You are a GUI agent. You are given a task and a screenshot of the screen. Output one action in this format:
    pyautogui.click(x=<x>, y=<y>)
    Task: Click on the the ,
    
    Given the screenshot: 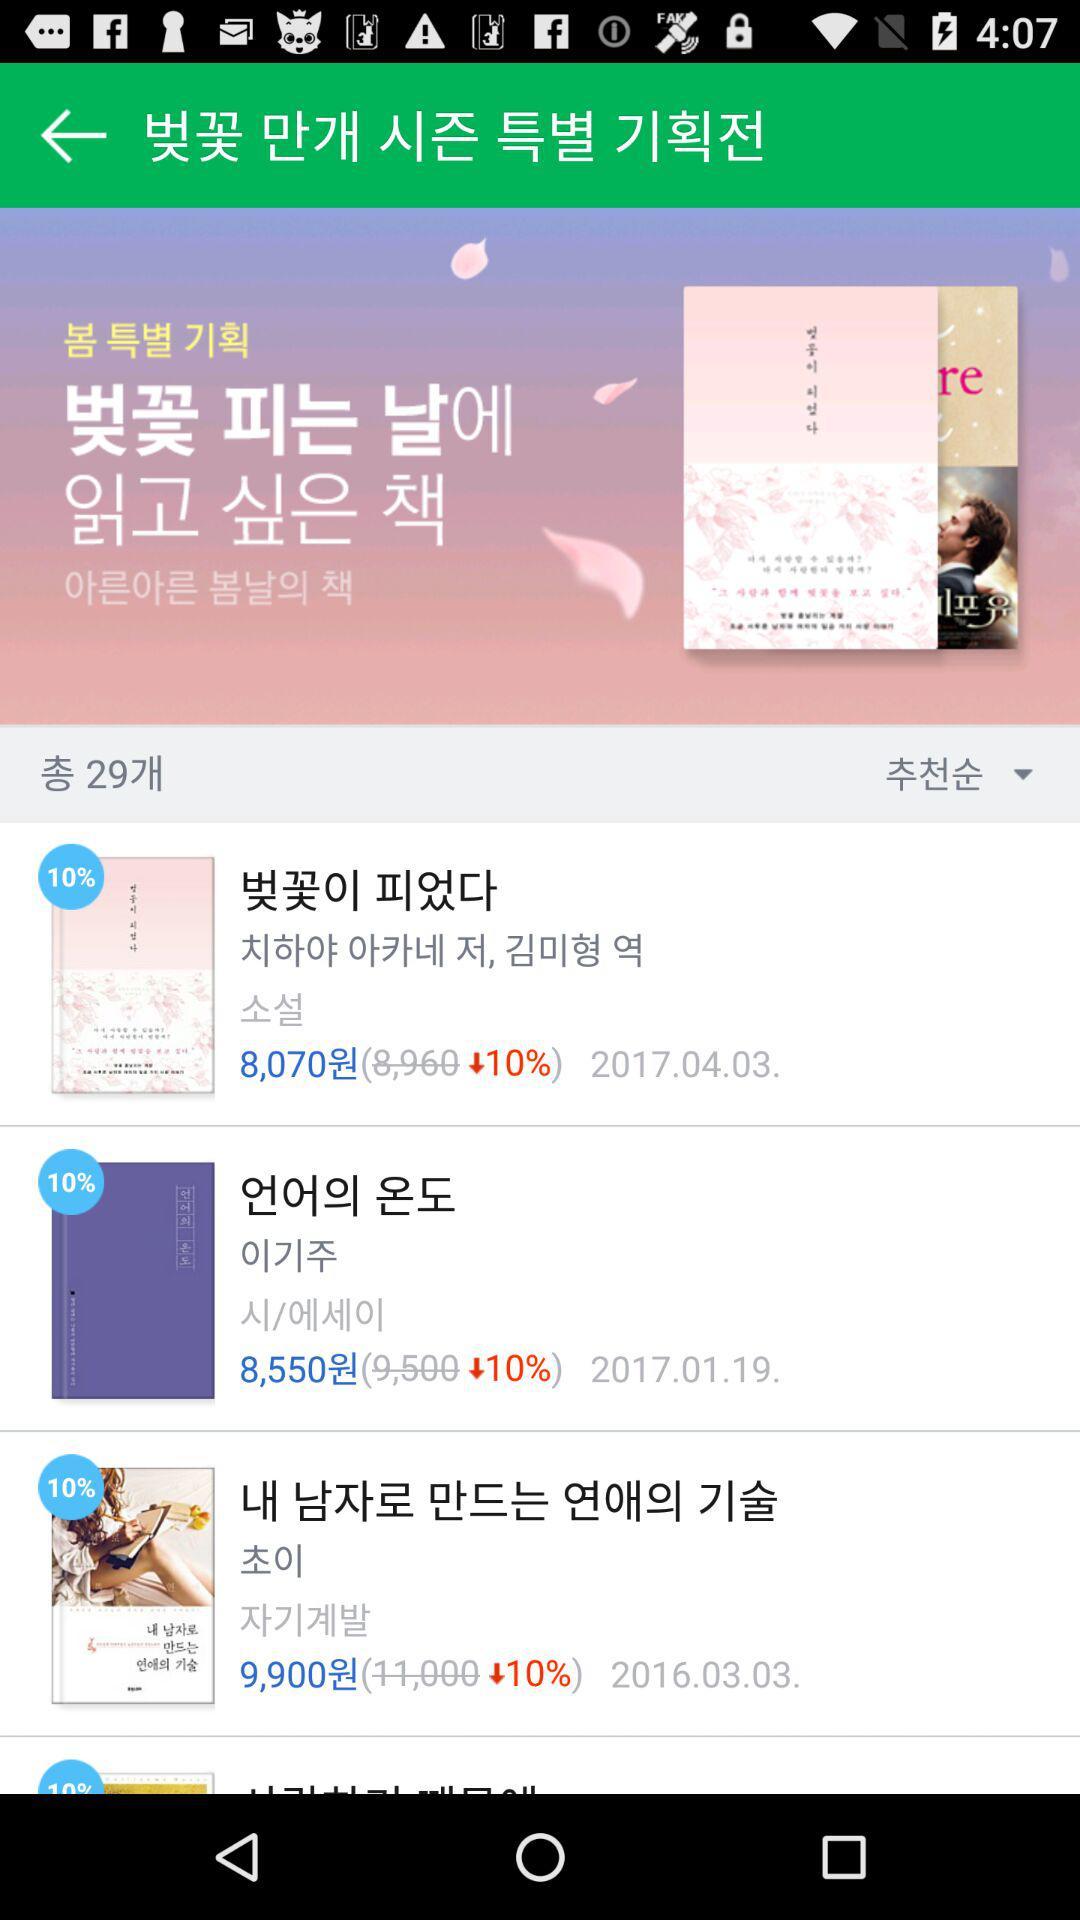 What is the action you would take?
    pyautogui.click(x=495, y=950)
    